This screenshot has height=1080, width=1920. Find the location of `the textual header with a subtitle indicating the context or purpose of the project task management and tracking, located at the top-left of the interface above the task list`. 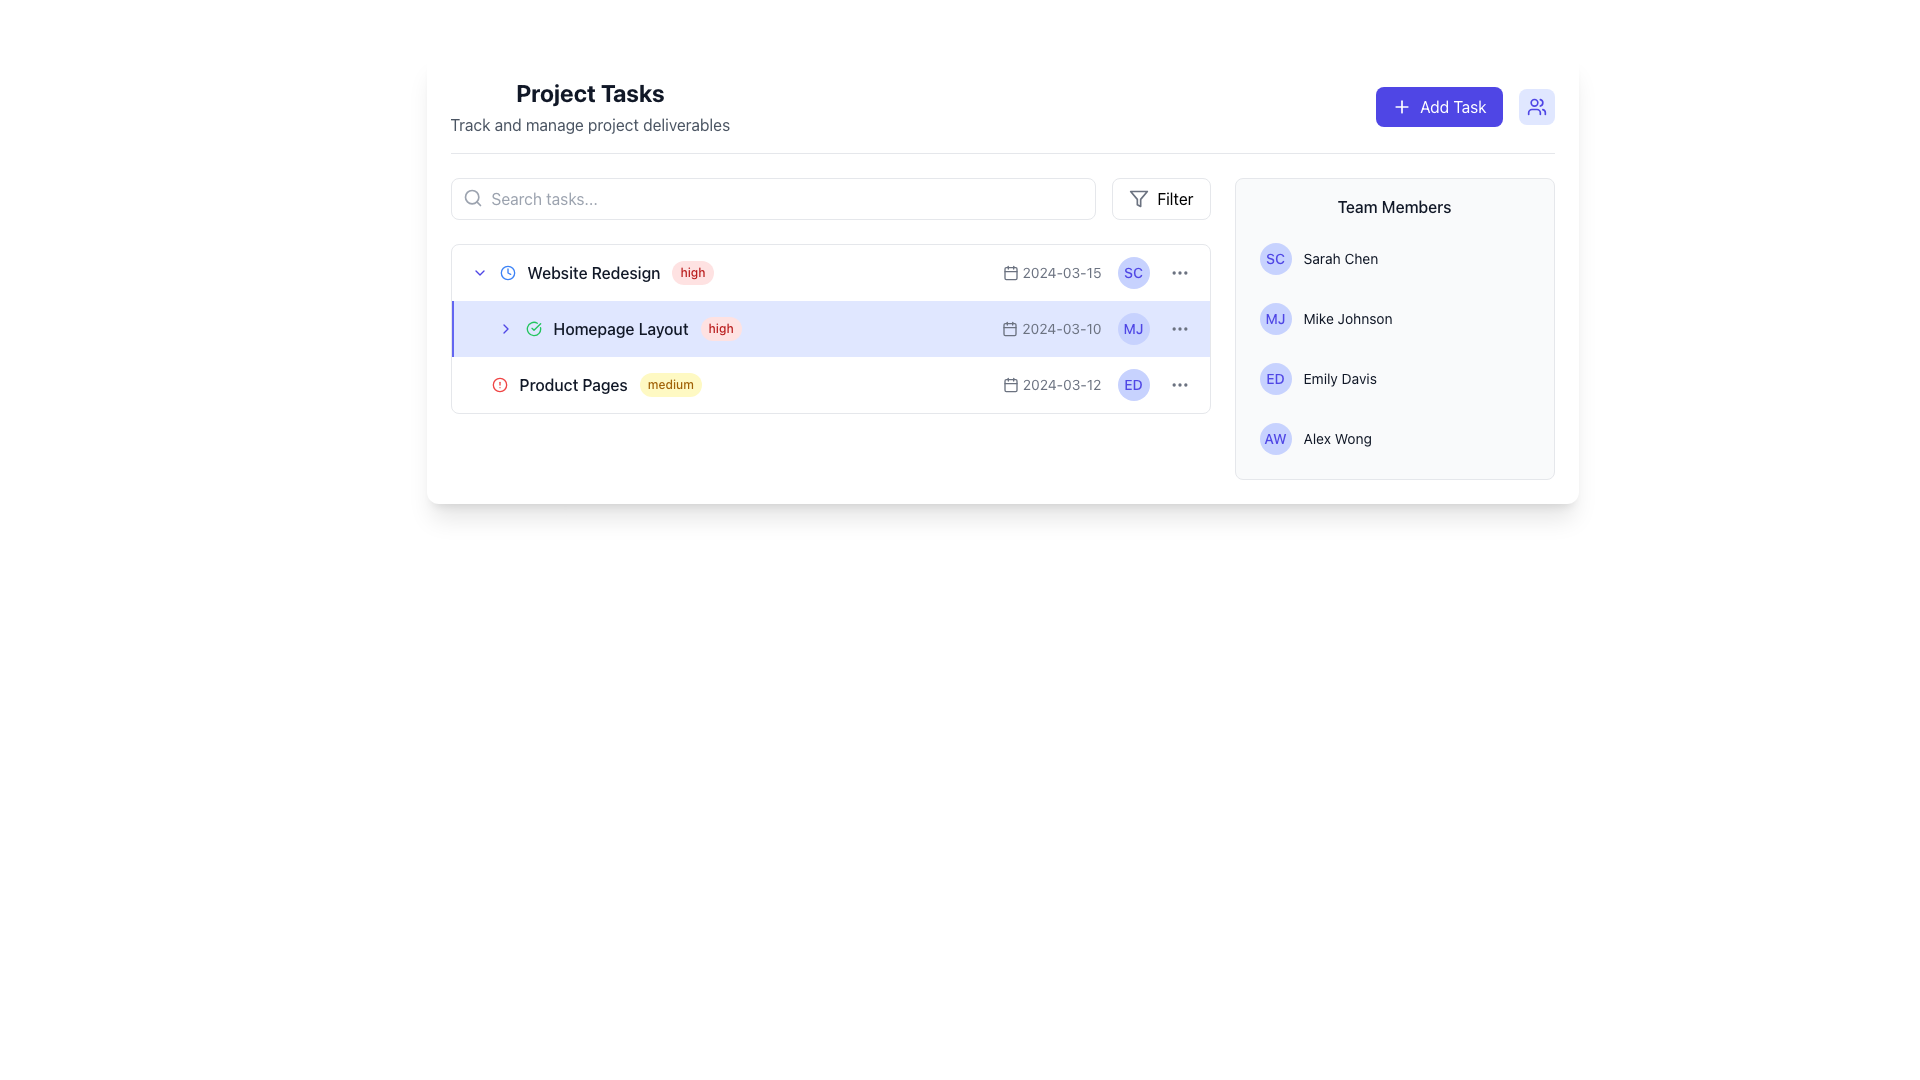

the textual header with a subtitle indicating the context or purpose of the project task management and tracking, located at the top-left of the interface above the task list is located at coordinates (589, 107).